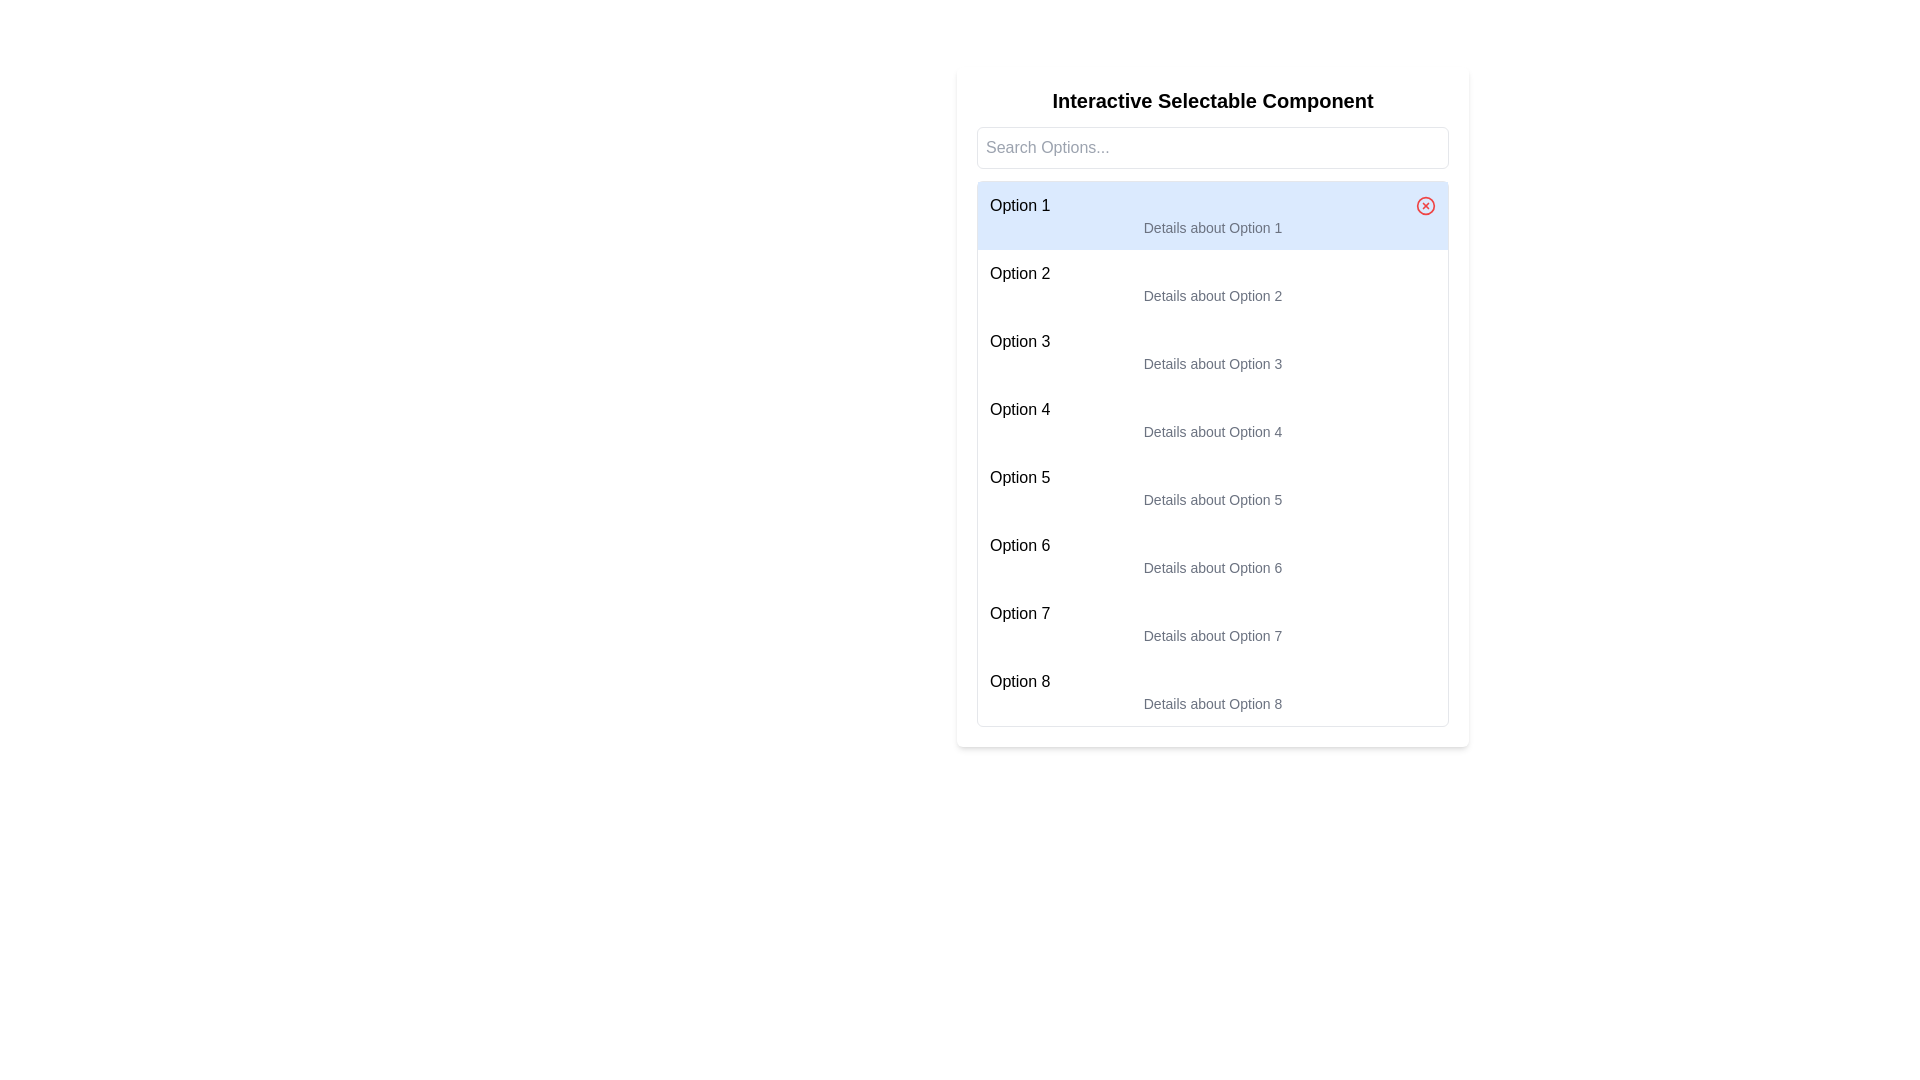 Image resolution: width=1920 pixels, height=1080 pixels. Describe the element at coordinates (1212, 488) in the screenshot. I see `the list item displaying 'Option 5'` at that location.